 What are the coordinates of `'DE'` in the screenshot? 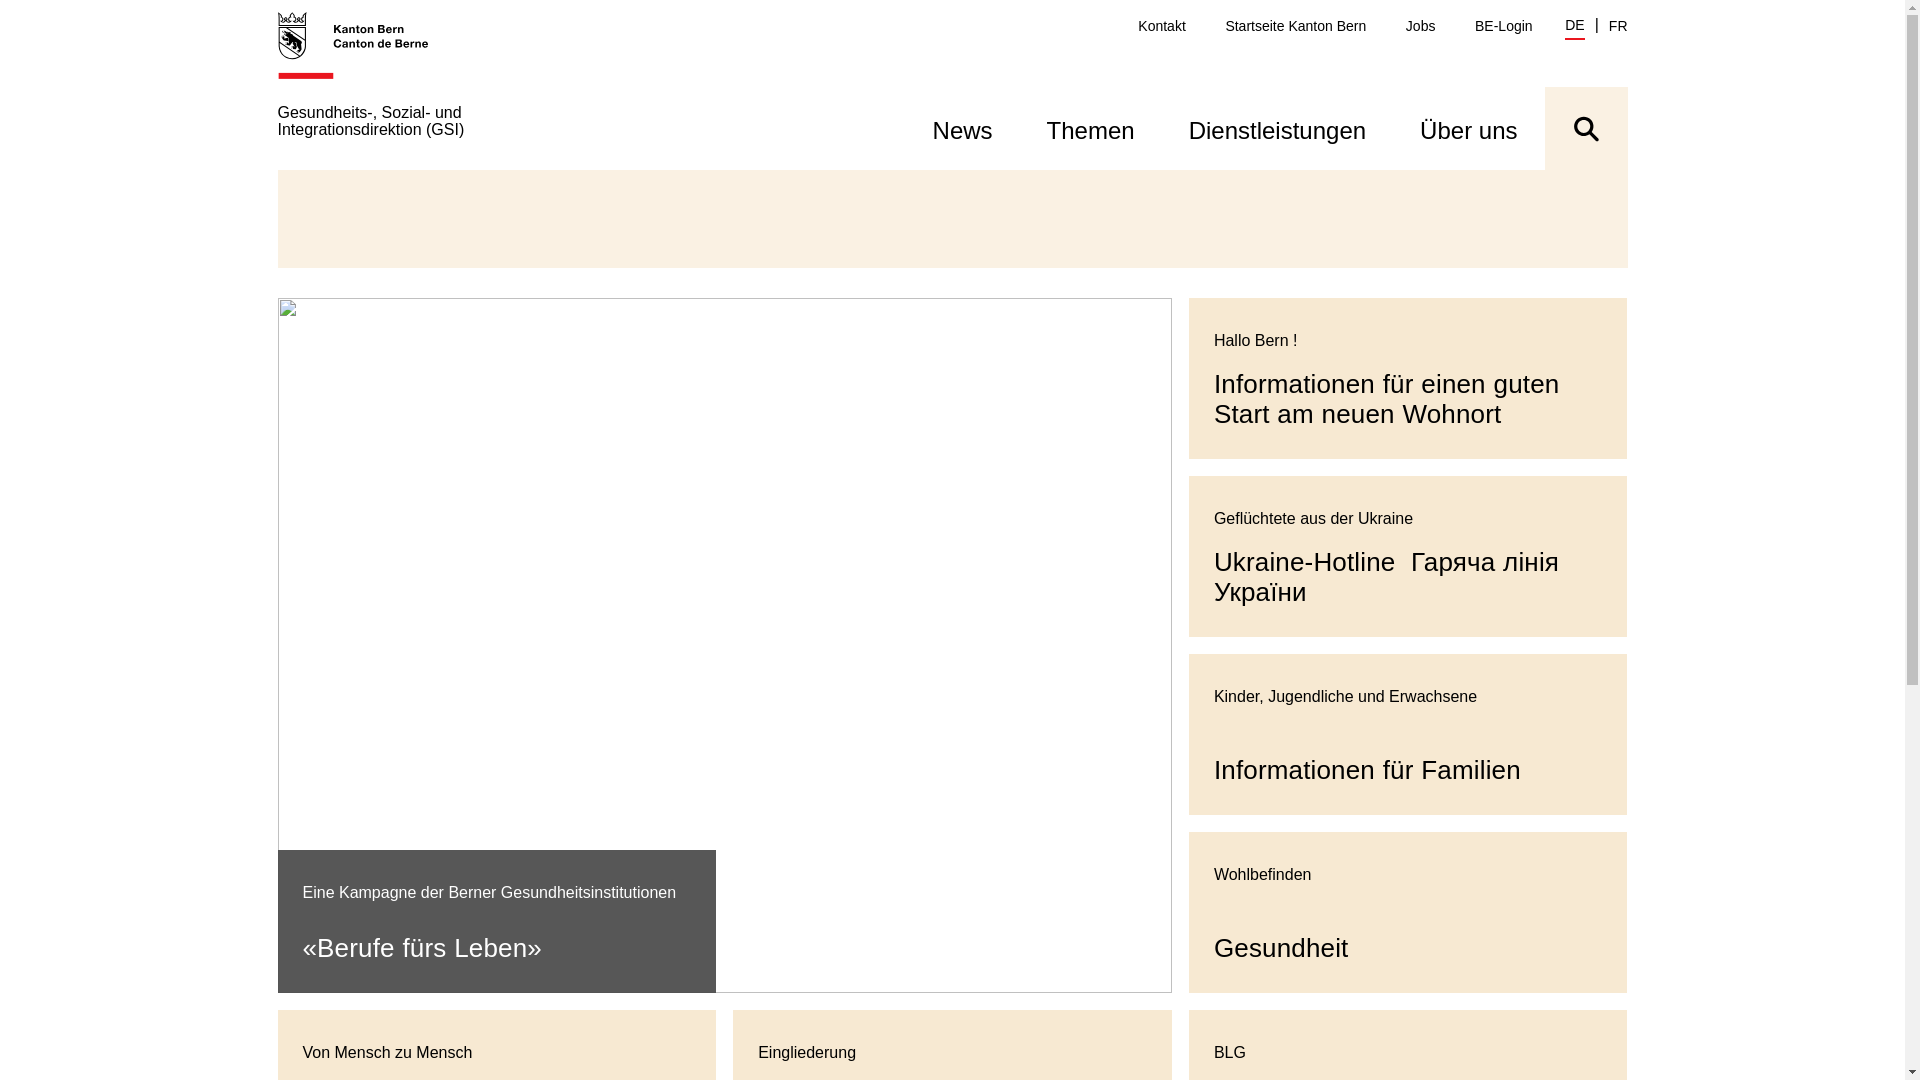 It's located at (1563, 27).